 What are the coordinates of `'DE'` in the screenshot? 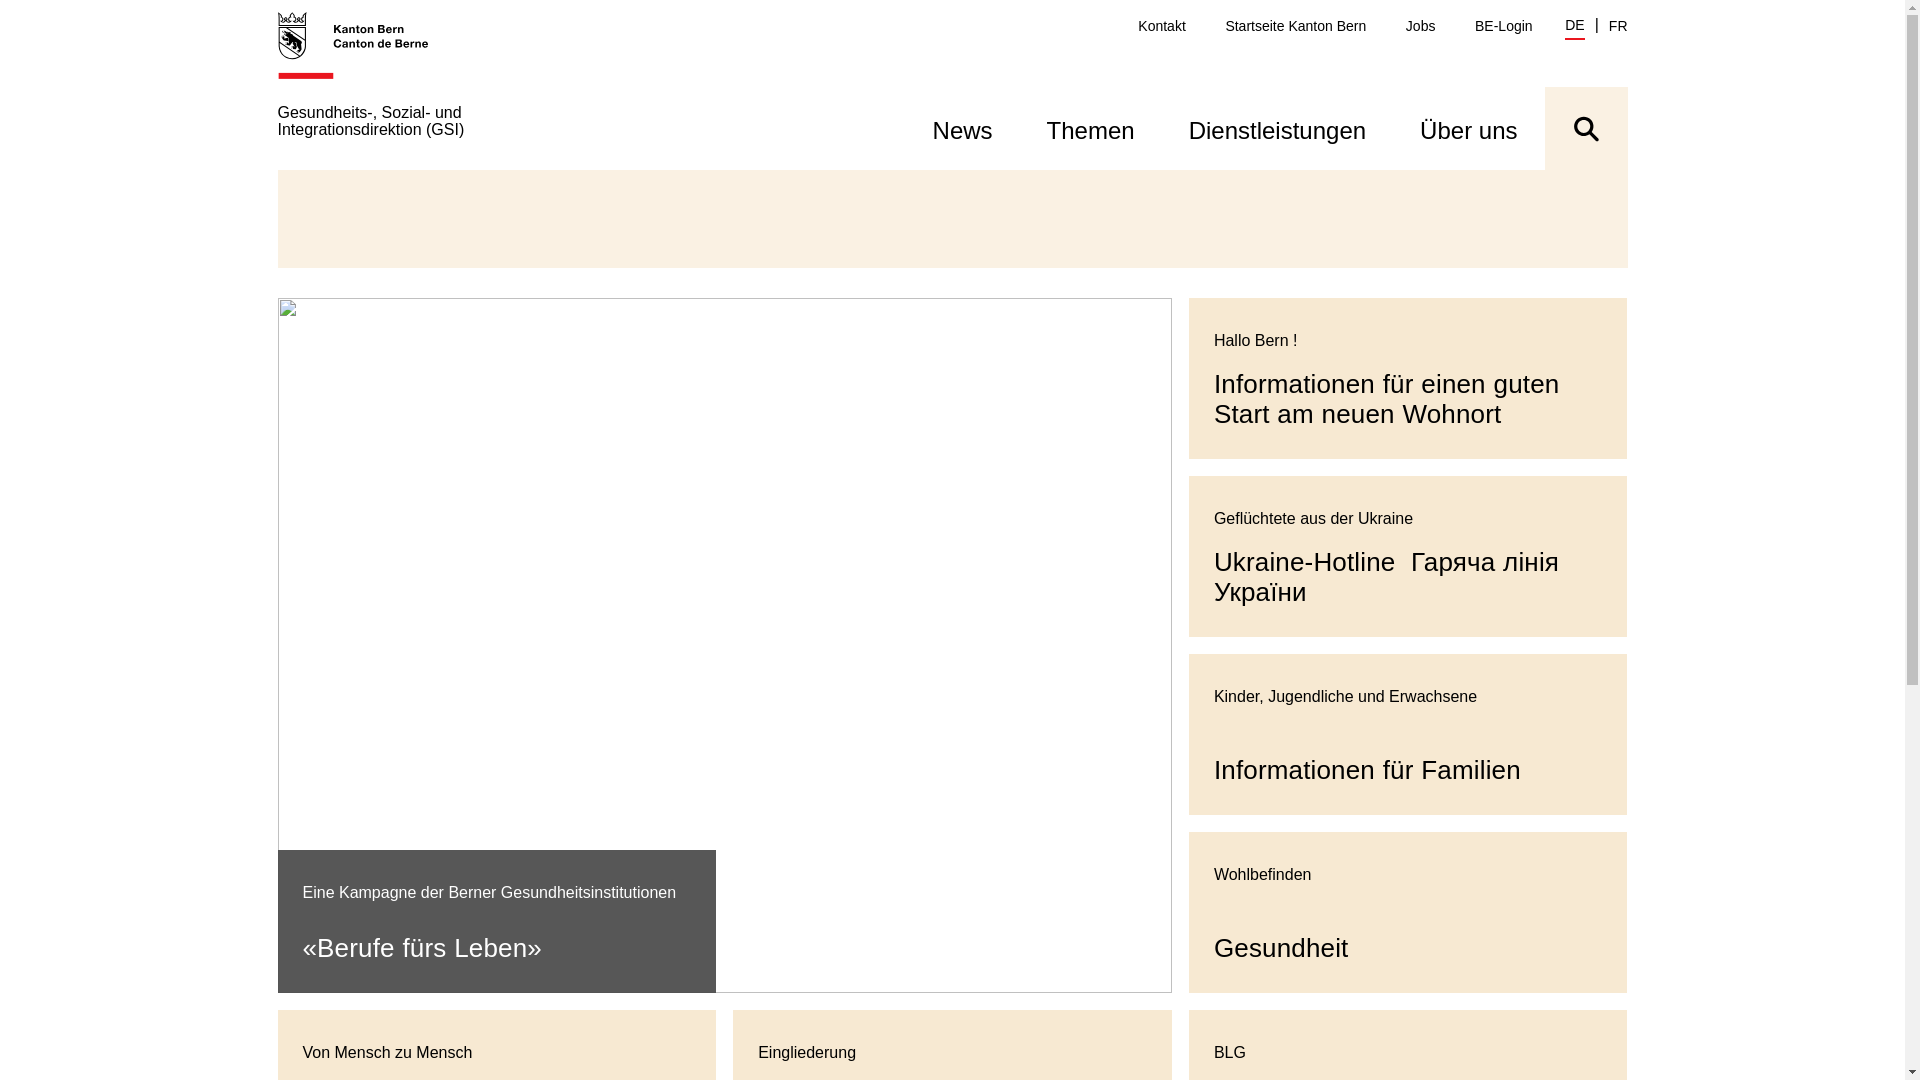 It's located at (1563, 27).